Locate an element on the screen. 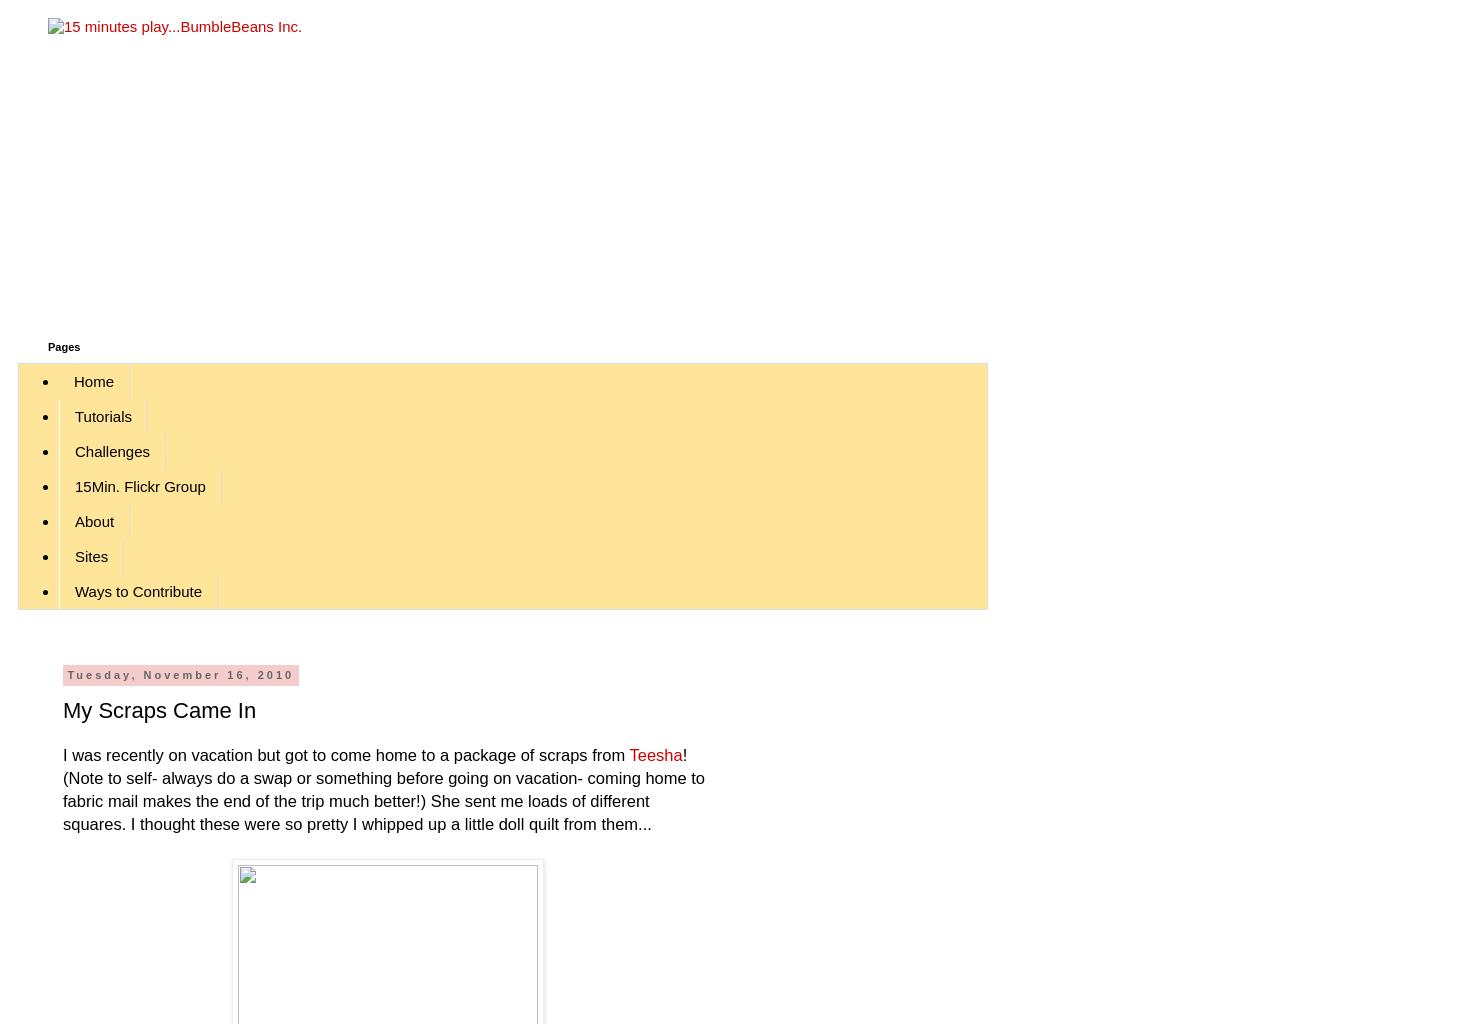 This screenshot has height=1024, width=1458. 'Ways to Contribute' is located at coordinates (137, 590).